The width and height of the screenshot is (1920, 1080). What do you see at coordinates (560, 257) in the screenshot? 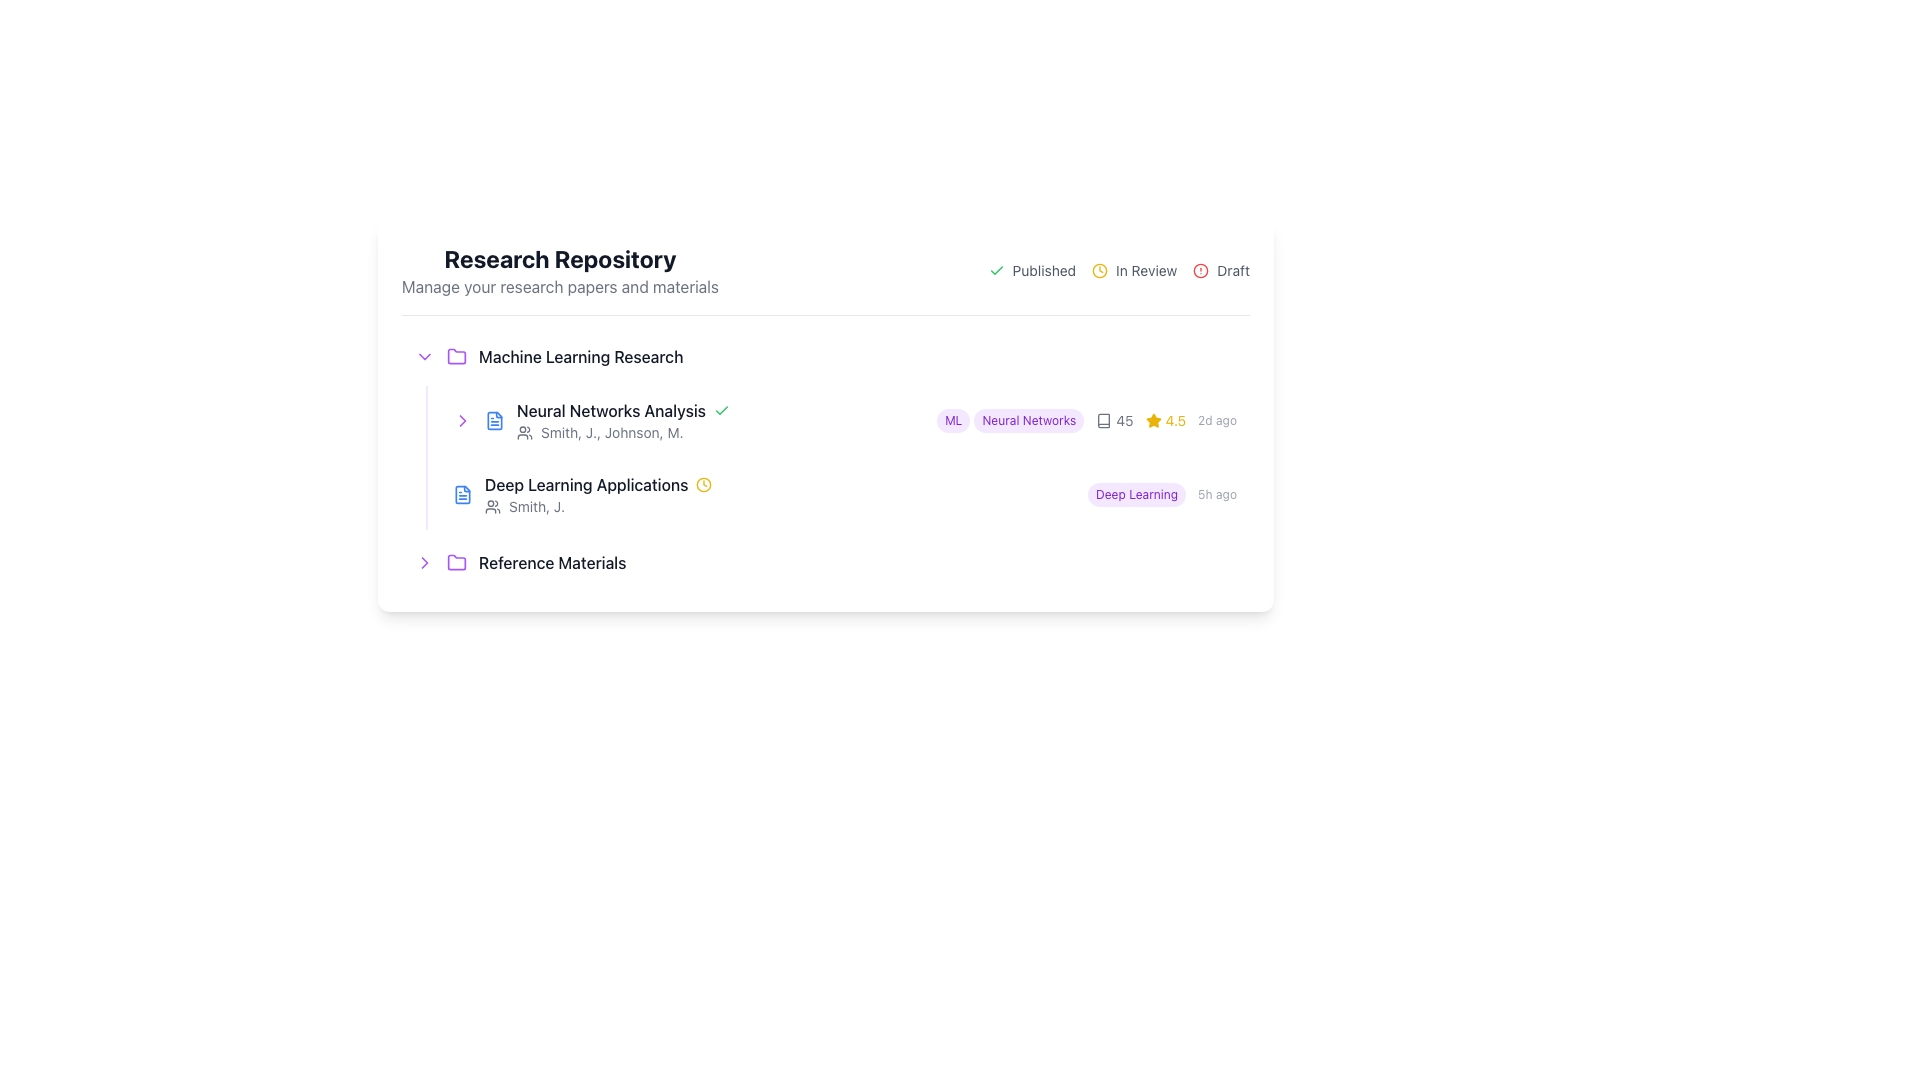
I see `the 'Research Repository' text label, which is prominently displayed at the top of the interface in large, bold, dark gray font` at bounding box center [560, 257].